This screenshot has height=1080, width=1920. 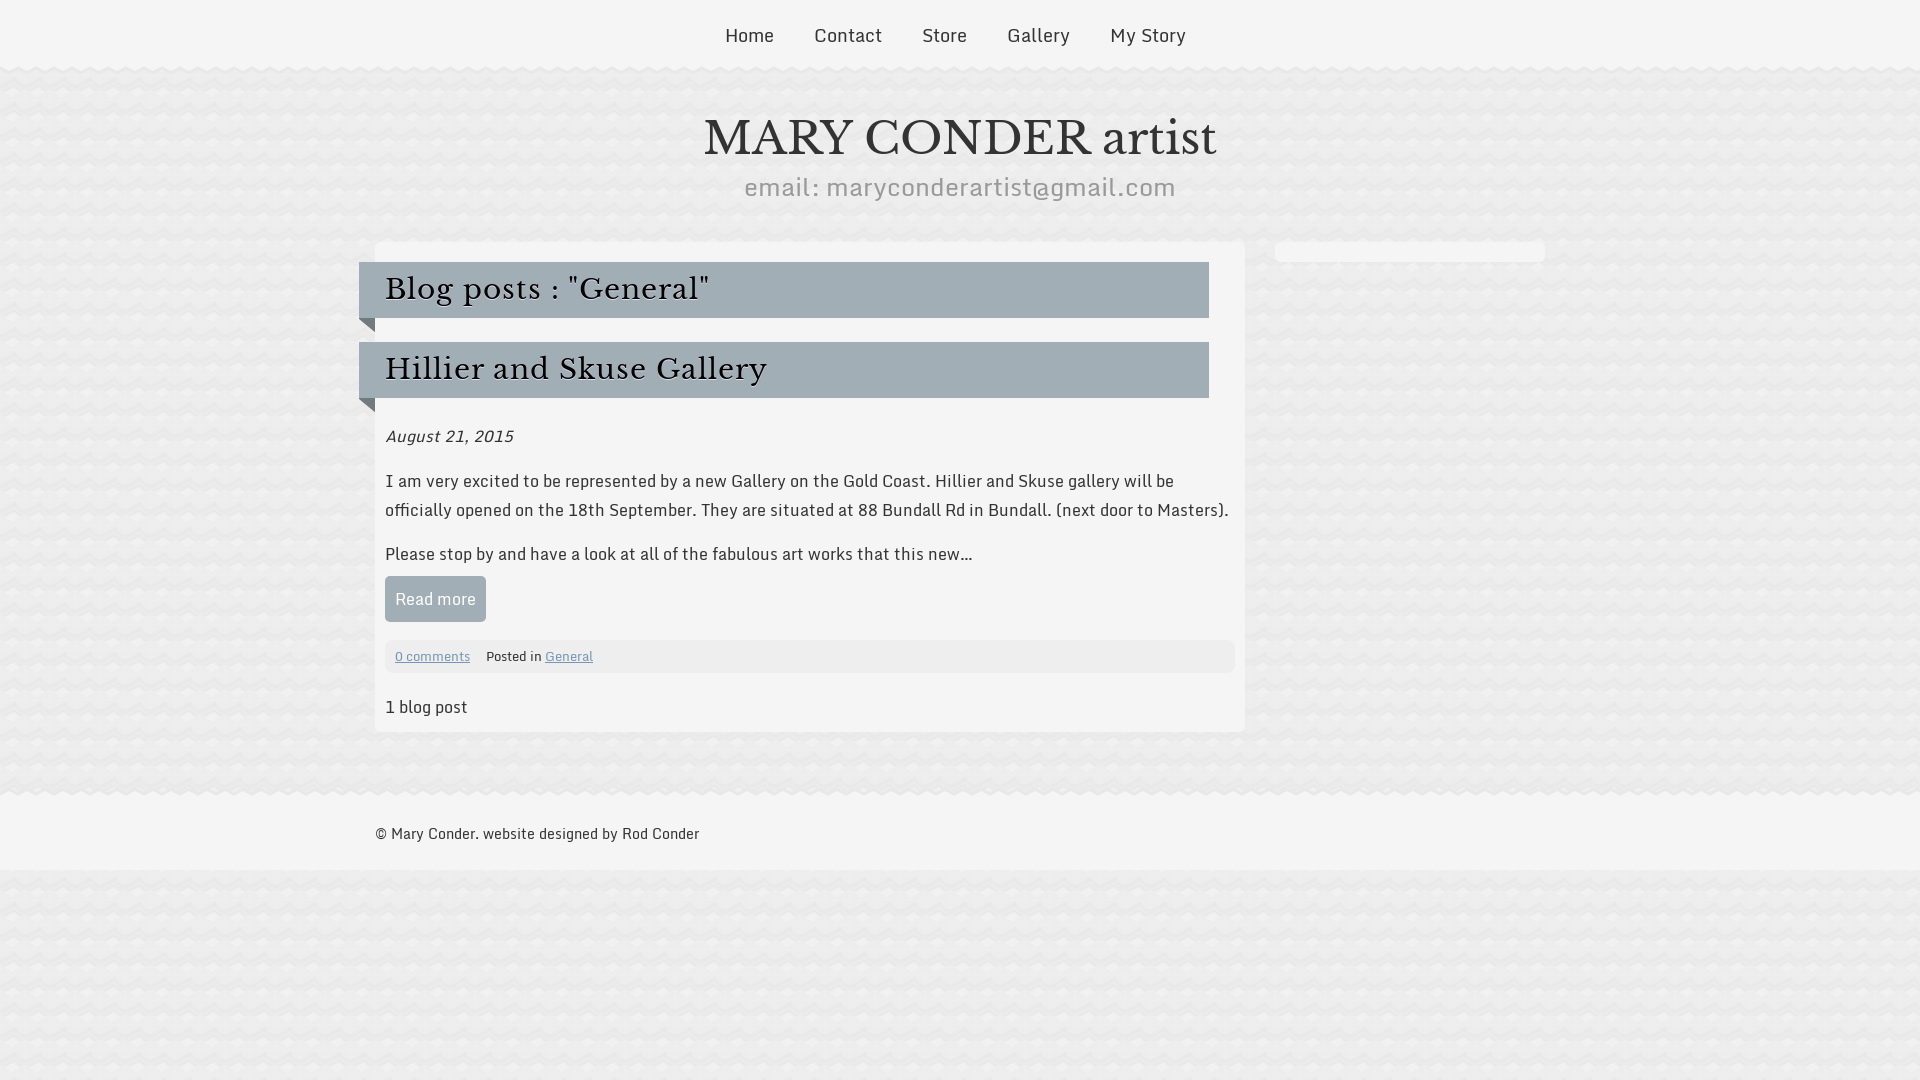 What do you see at coordinates (1093, 34) in the screenshot?
I see `'My Story'` at bounding box center [1093, 34].